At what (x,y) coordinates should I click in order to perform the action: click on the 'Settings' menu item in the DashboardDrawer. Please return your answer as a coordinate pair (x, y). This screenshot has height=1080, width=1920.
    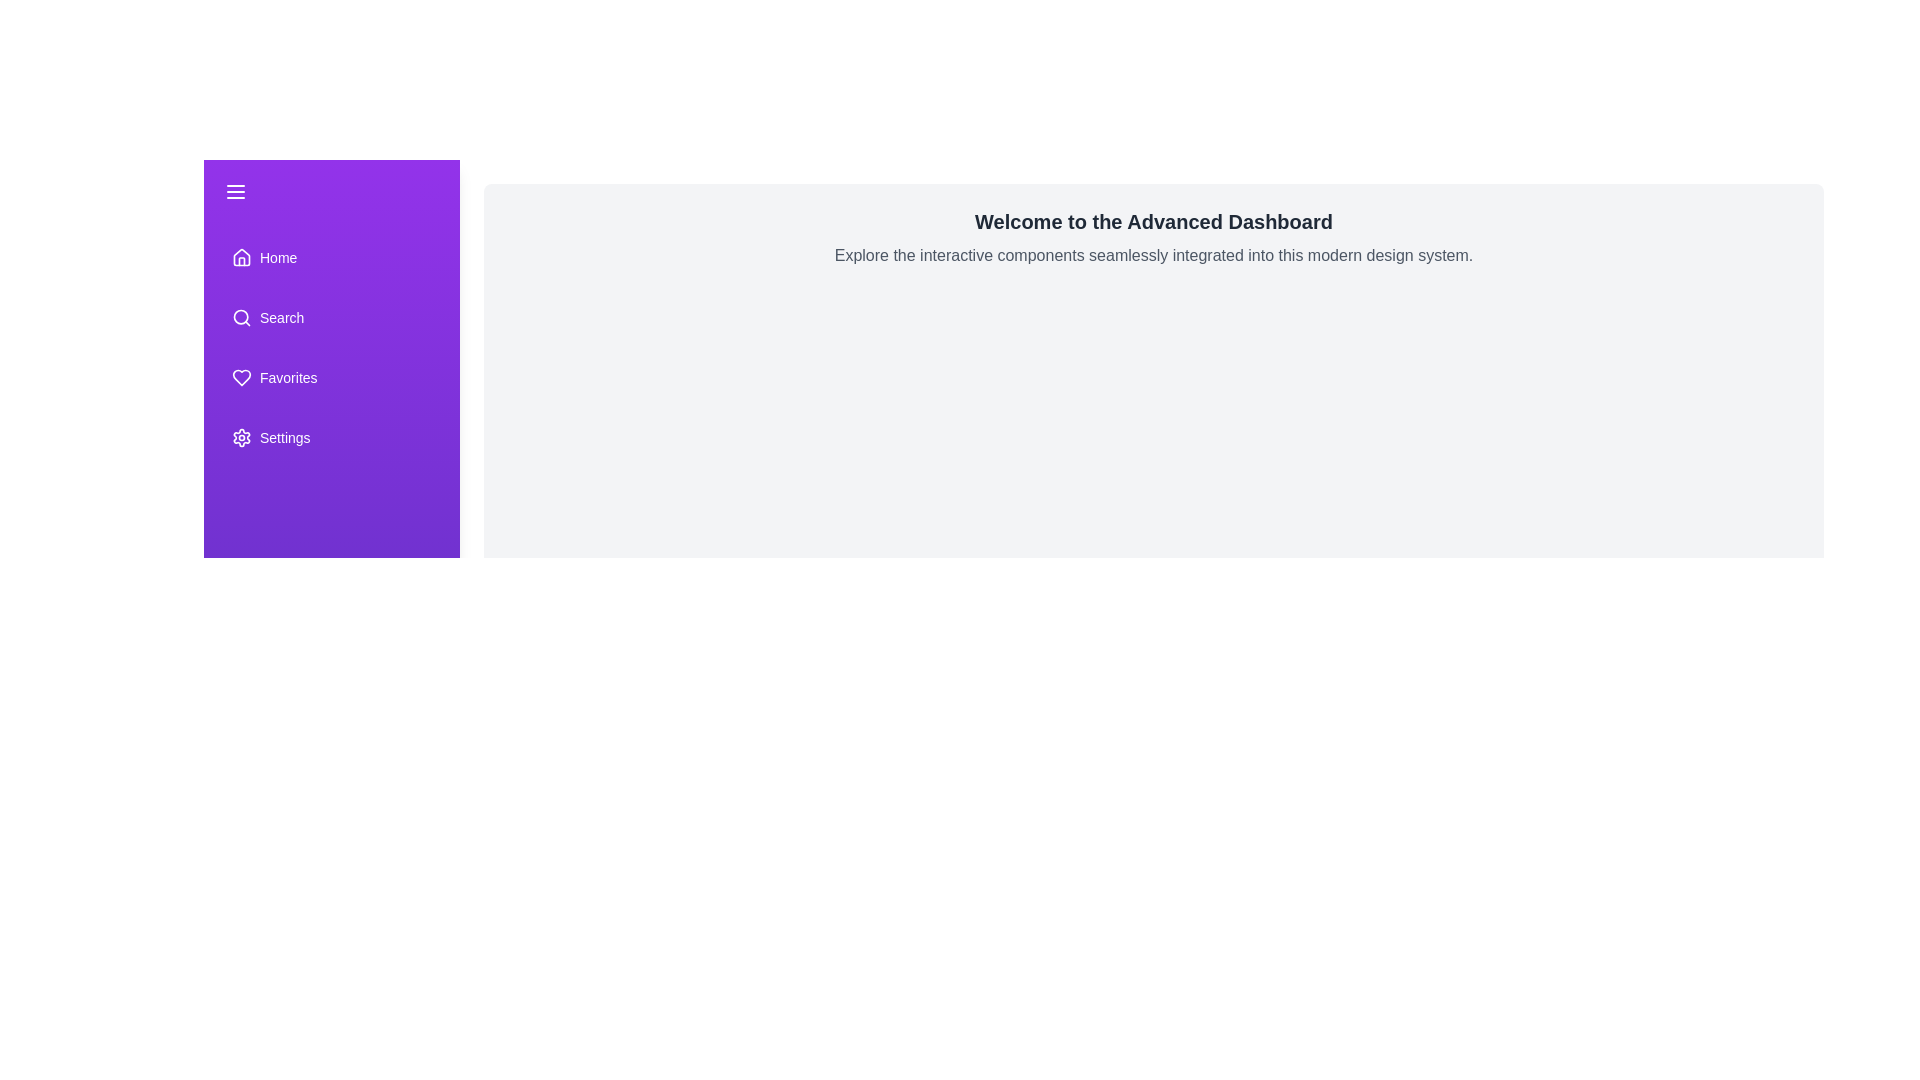
    Looking at the image, I should click on (331, 437).